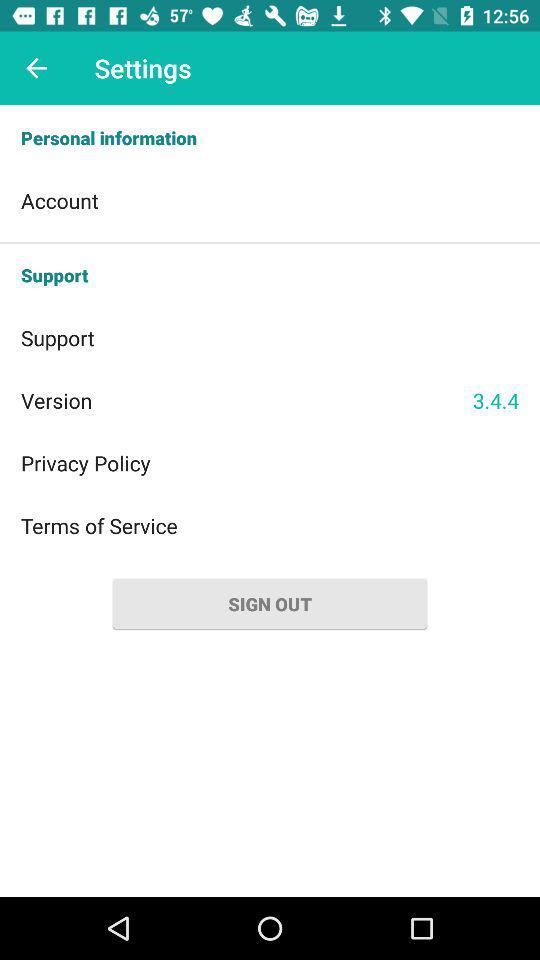 The width and height of the screenshot is (540, 960). I want to click on the item to the left of the 3.4.4 icon, so click(246, 399).